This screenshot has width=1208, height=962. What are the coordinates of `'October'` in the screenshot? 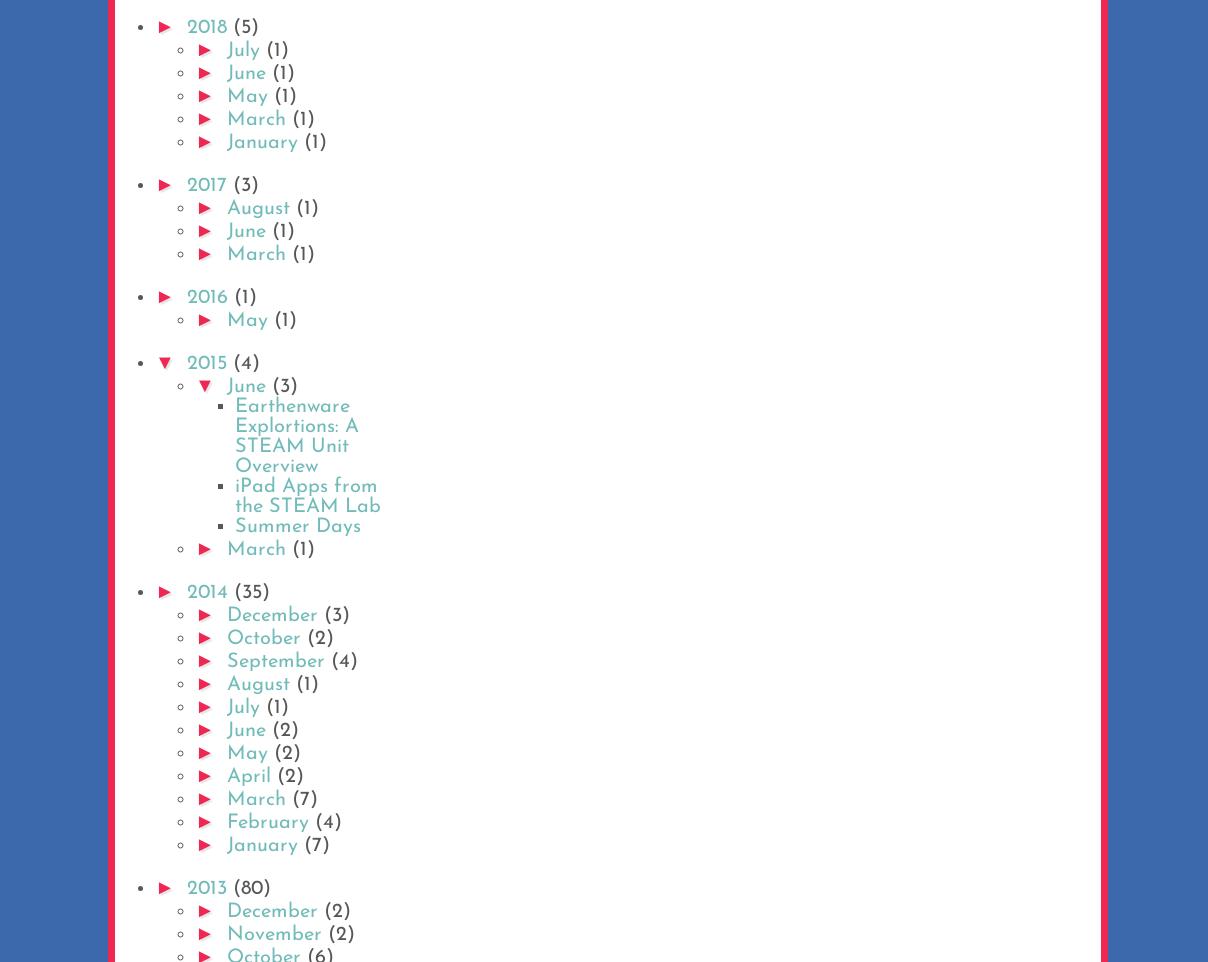 It's located at (266, 638).